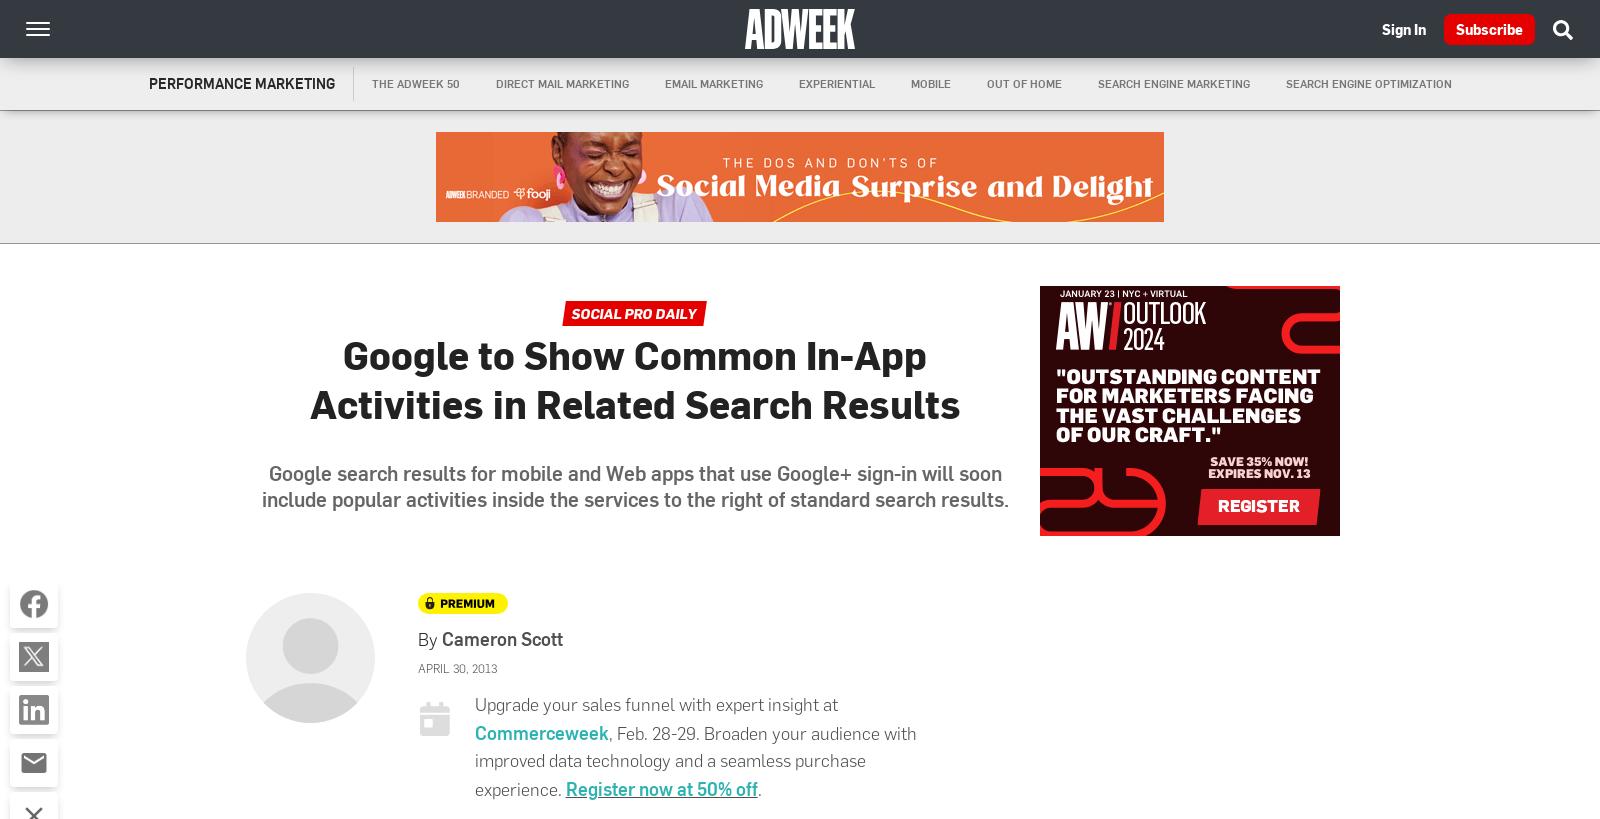 This screenshot has width=1600, height=819. I want to click on 'Sign In', so click(1403, 27).